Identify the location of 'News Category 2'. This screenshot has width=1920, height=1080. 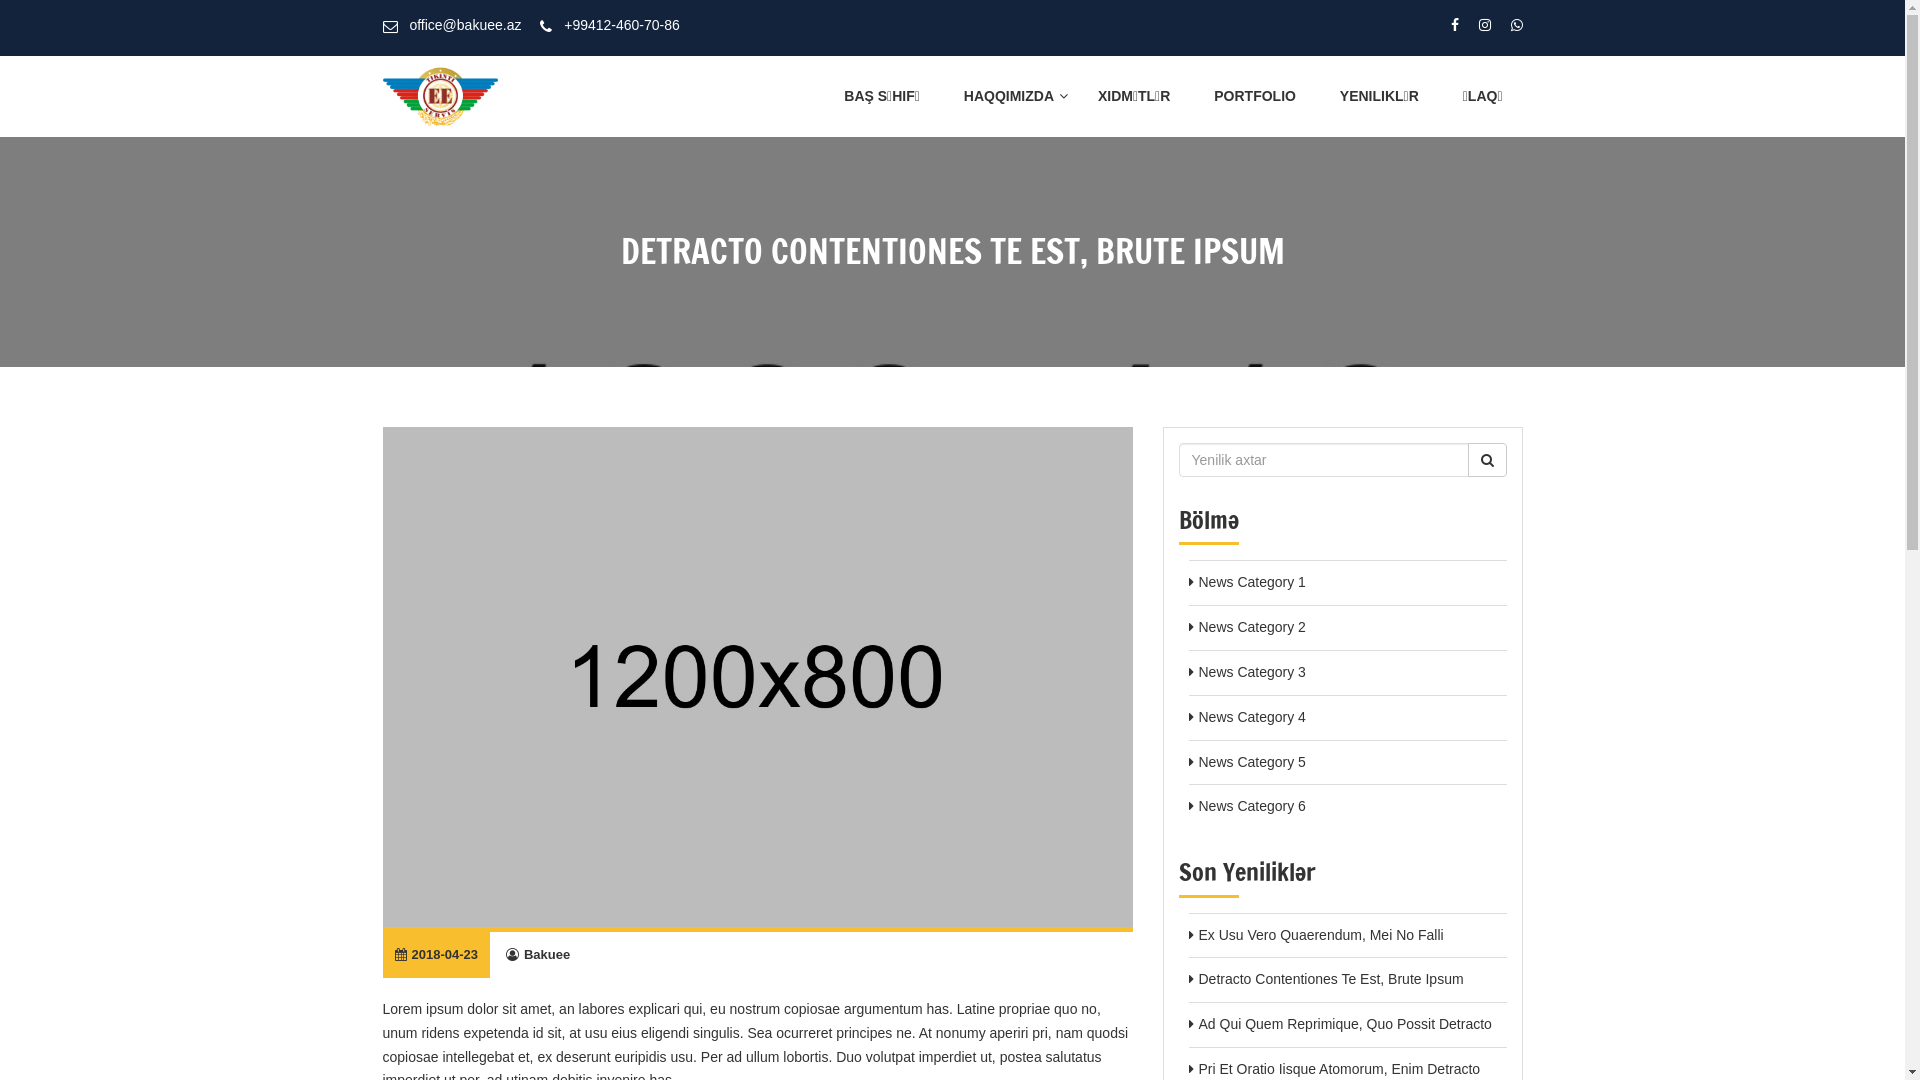
(1250, 626).